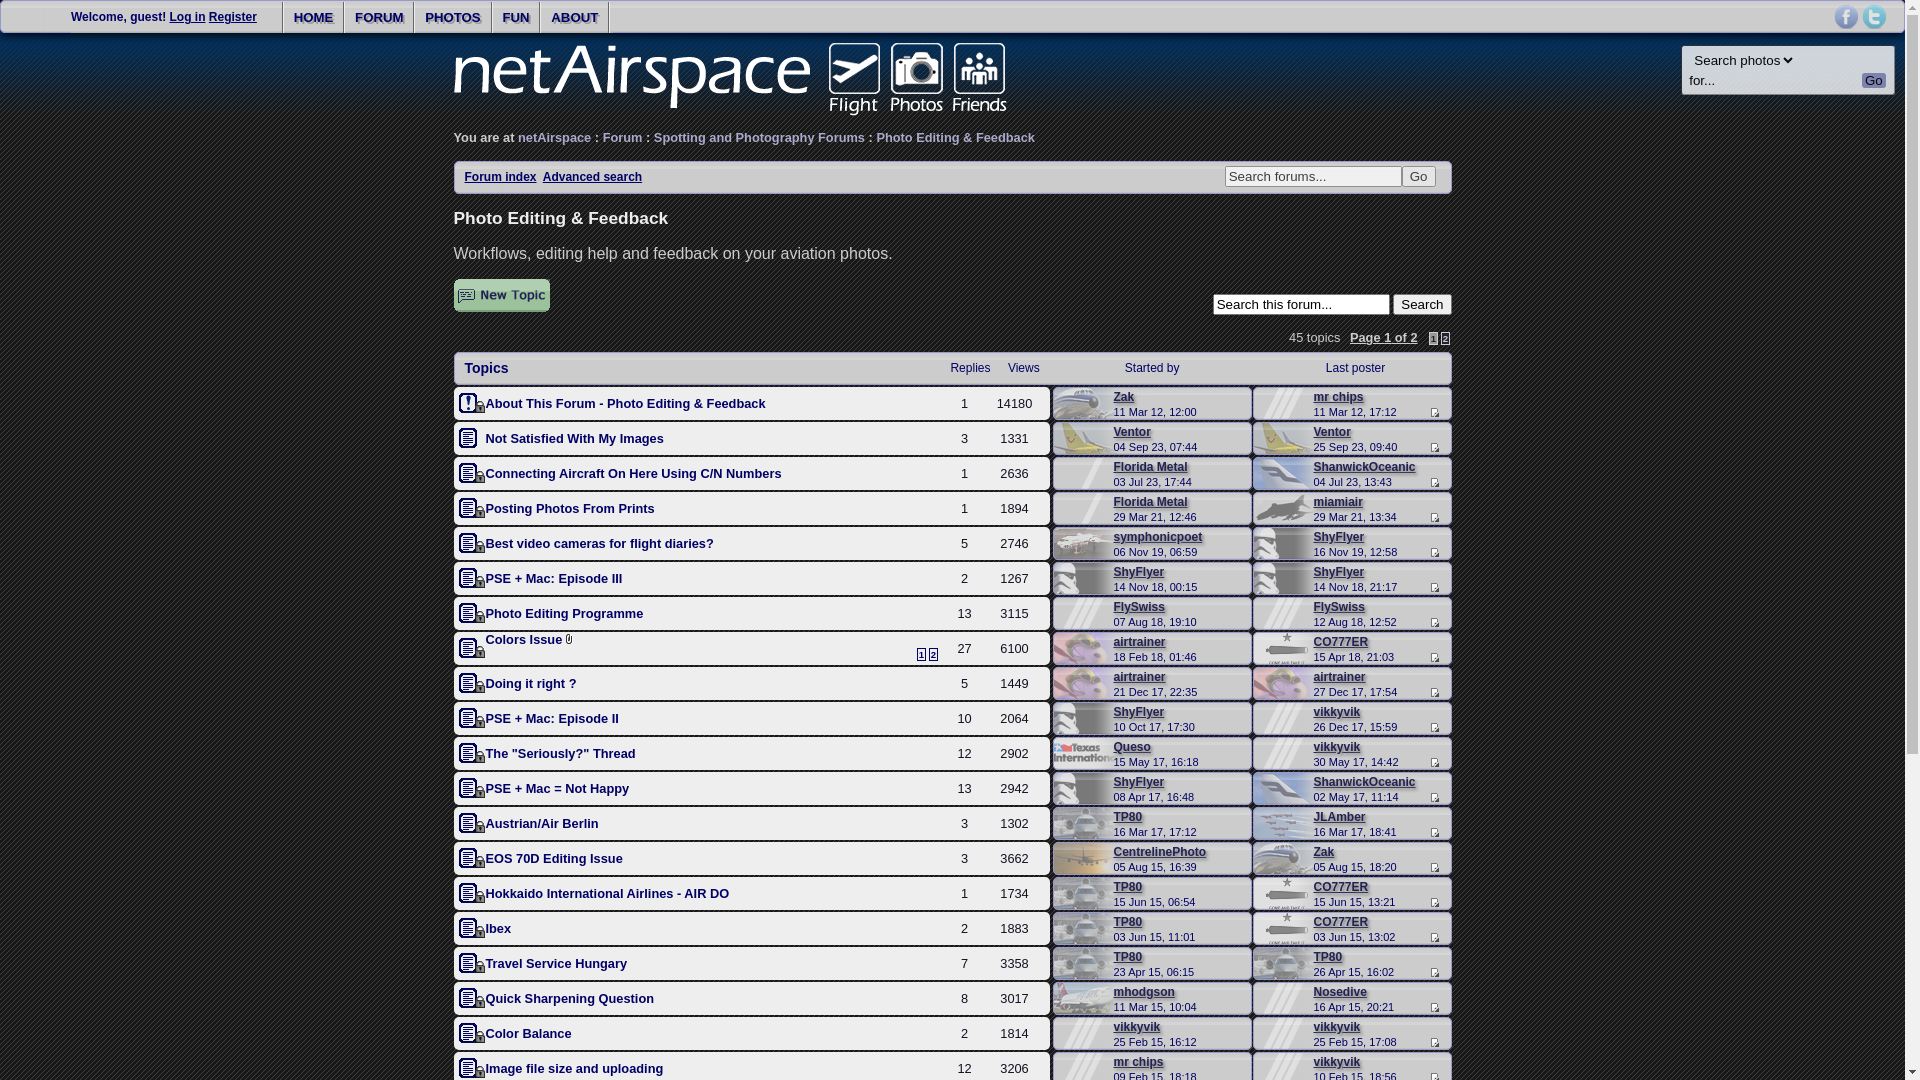  I want to click on 'Color Balance', so click(528, 1033).